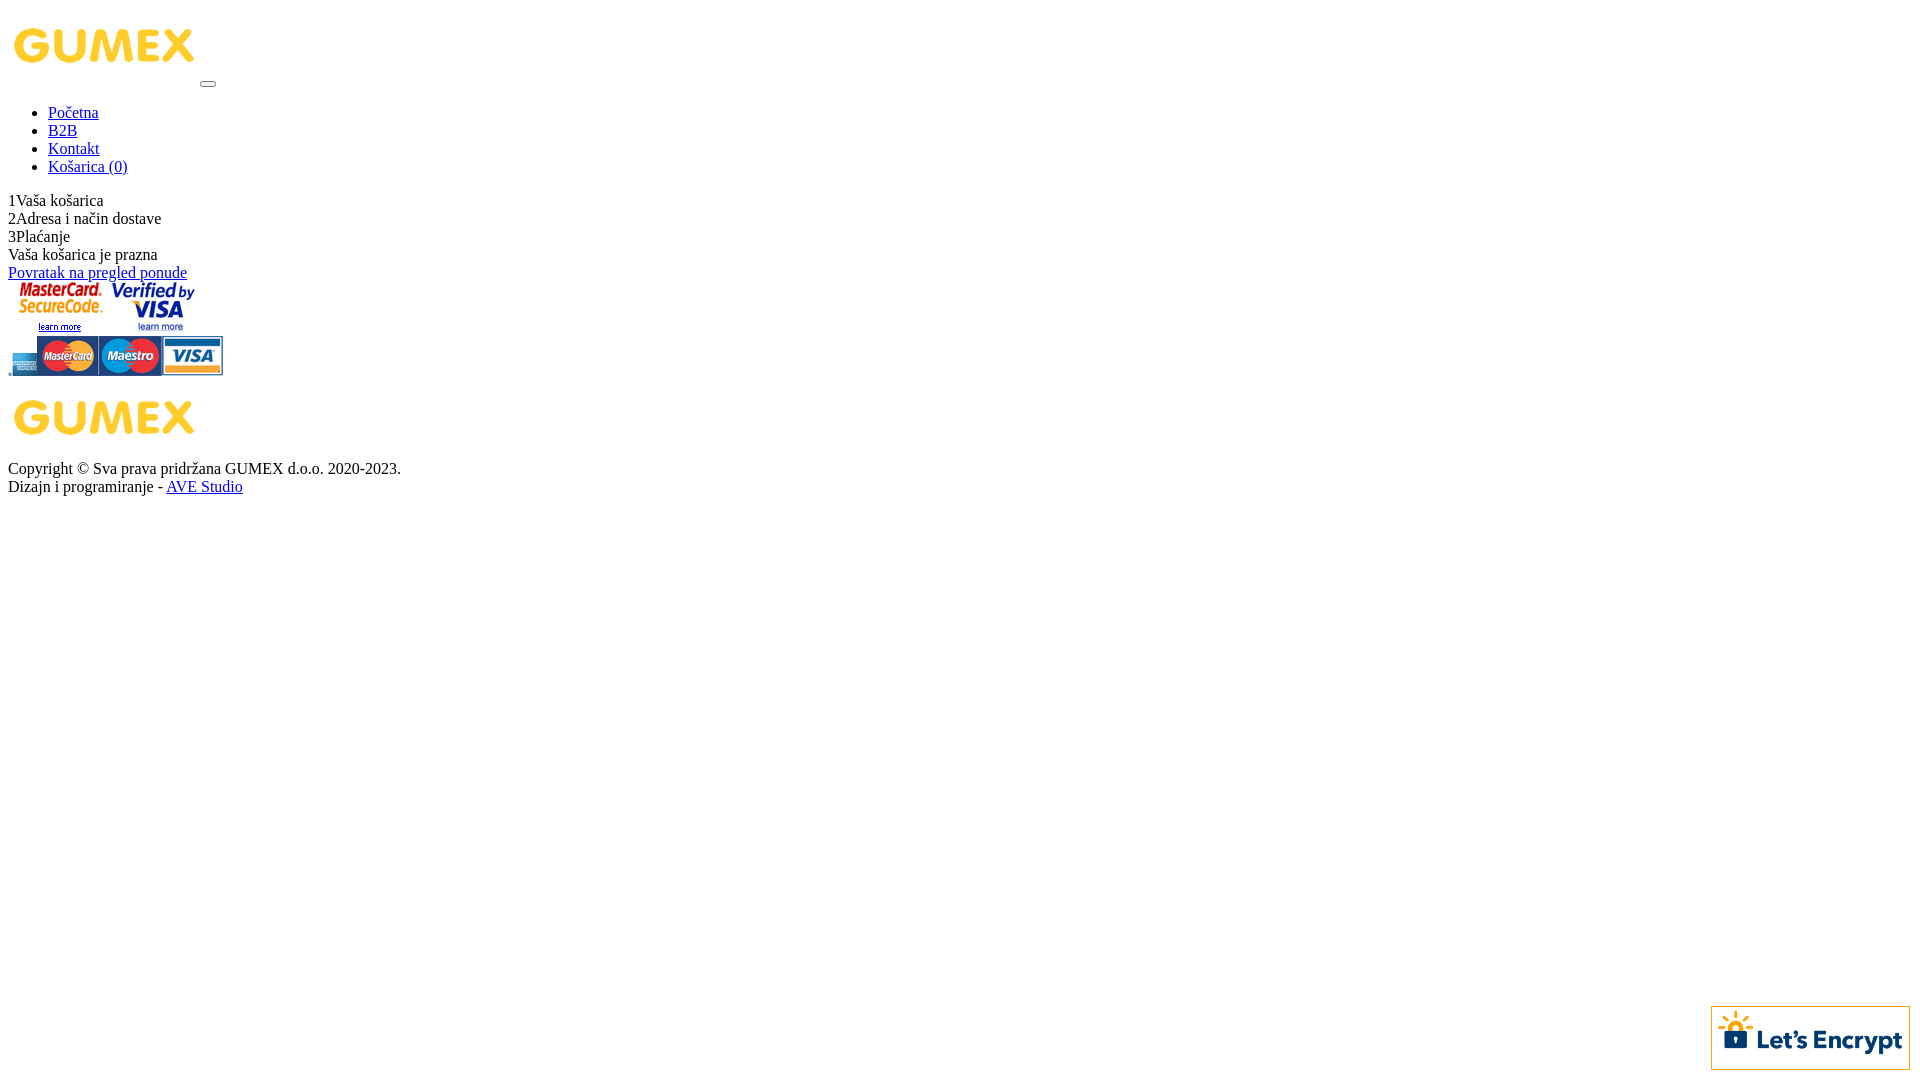 The height and width of the screenshot is (1080, 1920). What do you see at coordinates (96, 272) in the screenshot?
I see `'Povratak na pregled ponude'` at bounding box center [96, 272].